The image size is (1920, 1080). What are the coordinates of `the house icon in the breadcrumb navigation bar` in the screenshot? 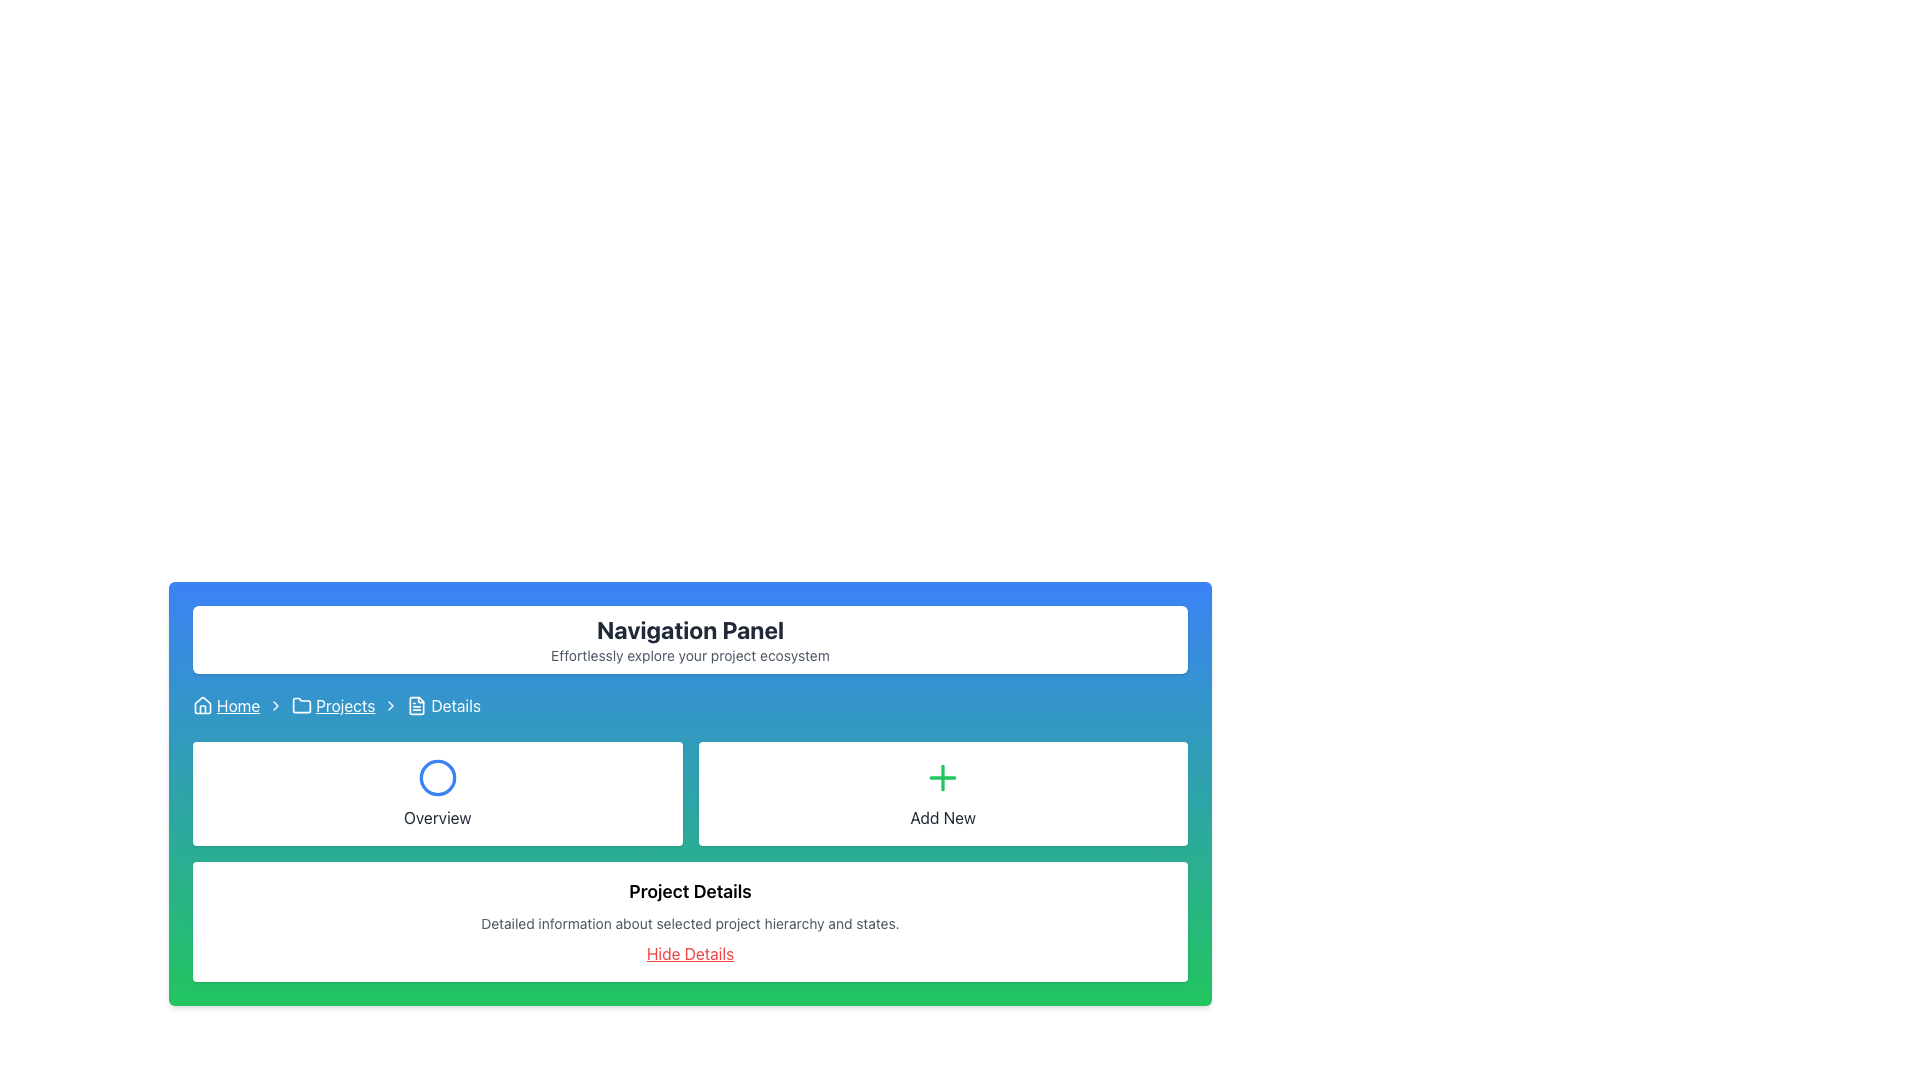 It's located at (202, 704).